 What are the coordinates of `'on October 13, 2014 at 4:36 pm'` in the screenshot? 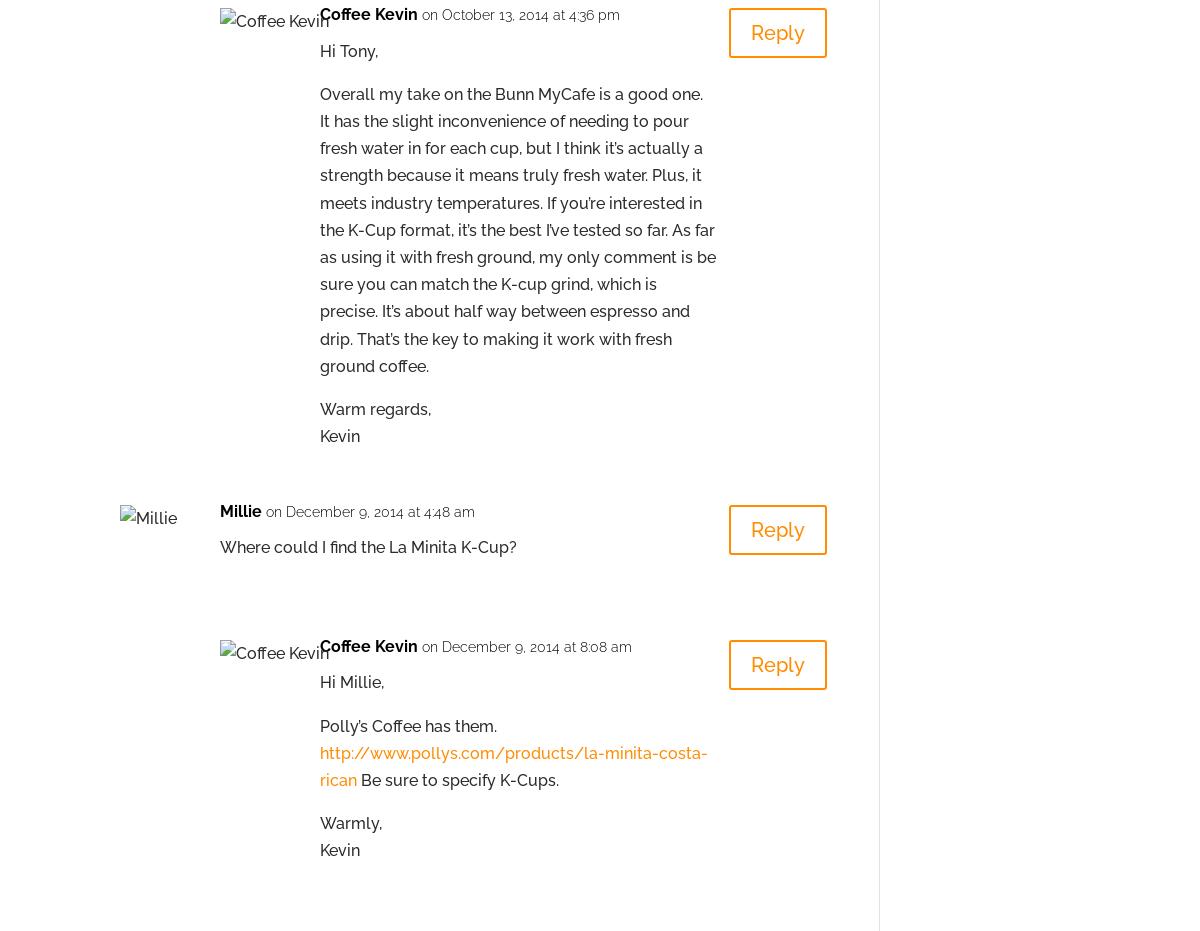 It's located at (520, 13).